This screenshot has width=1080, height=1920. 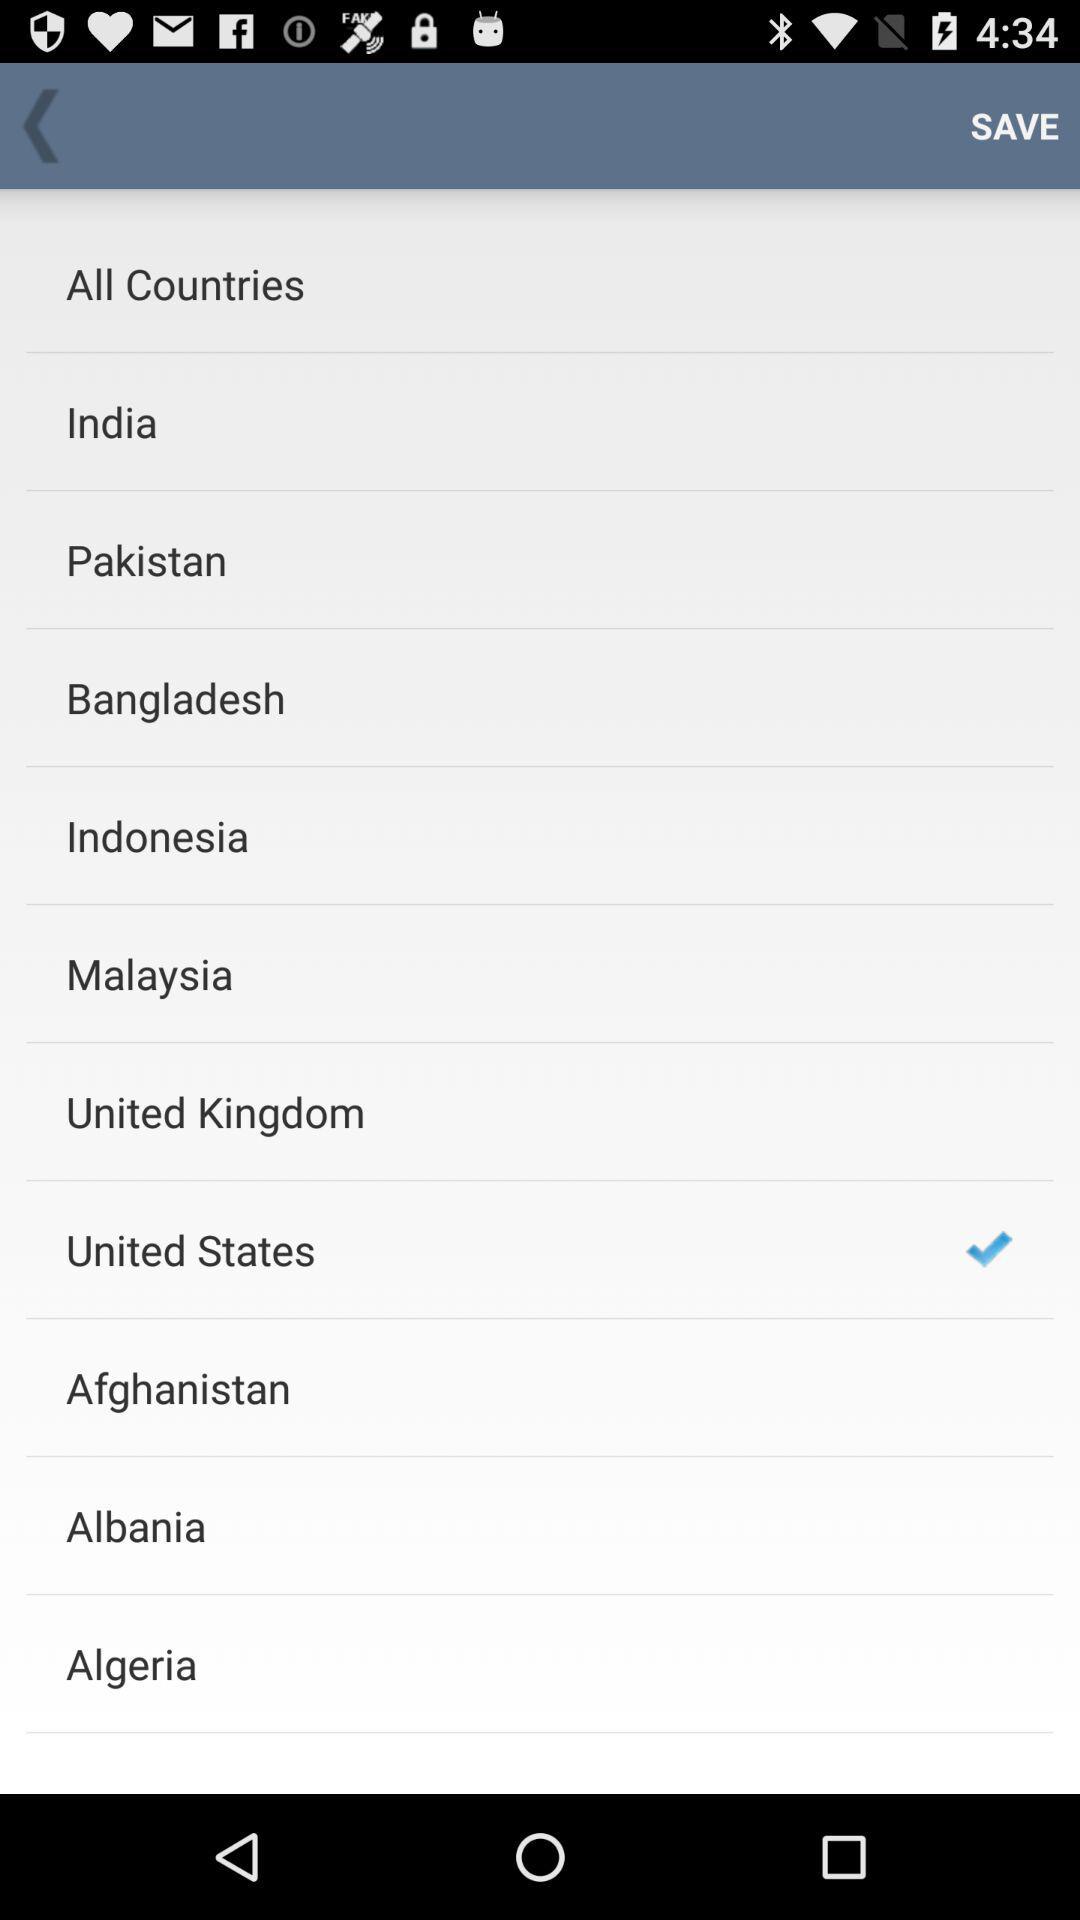 What do you see at coordinates (489, 835) in the screenshot?
I see `the icon above the malaysia` at bounding box center [489, 835].